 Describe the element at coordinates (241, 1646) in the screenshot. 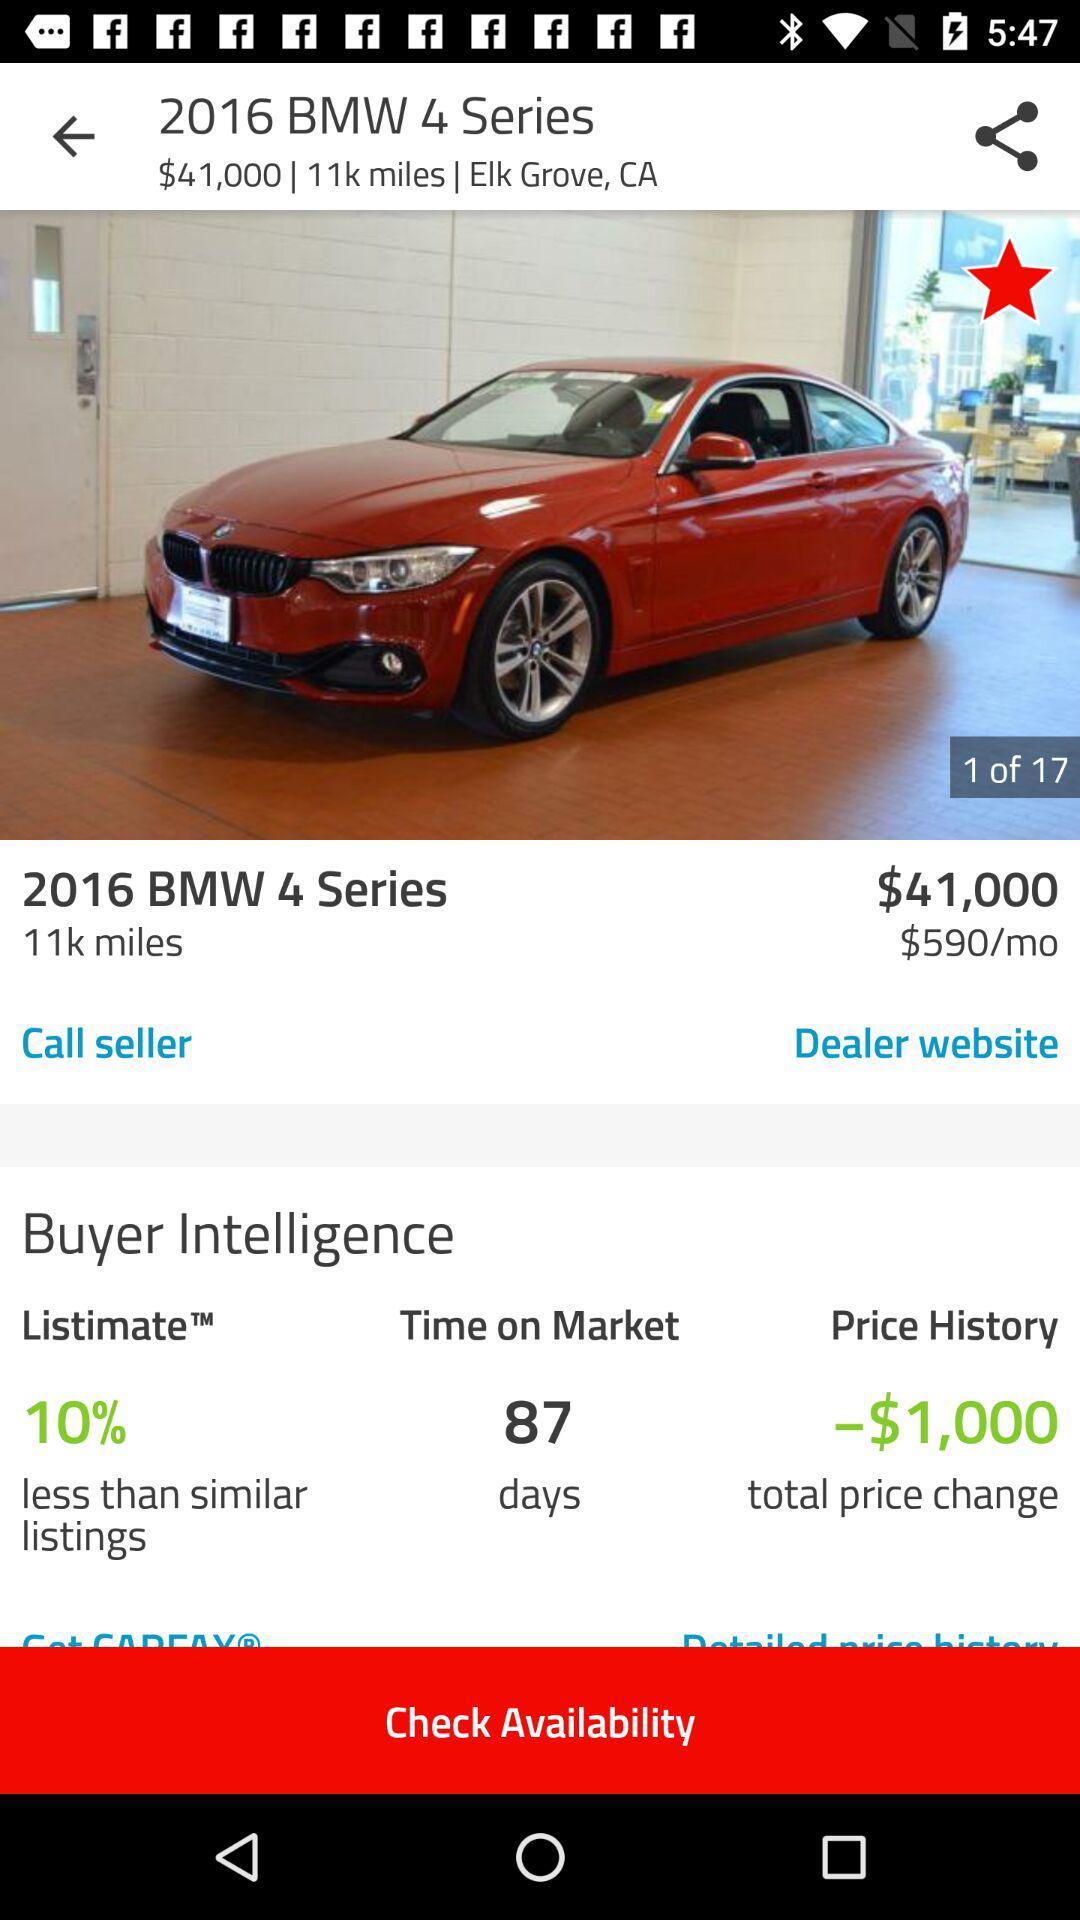

I see `icon below the less than similar item` at that location.